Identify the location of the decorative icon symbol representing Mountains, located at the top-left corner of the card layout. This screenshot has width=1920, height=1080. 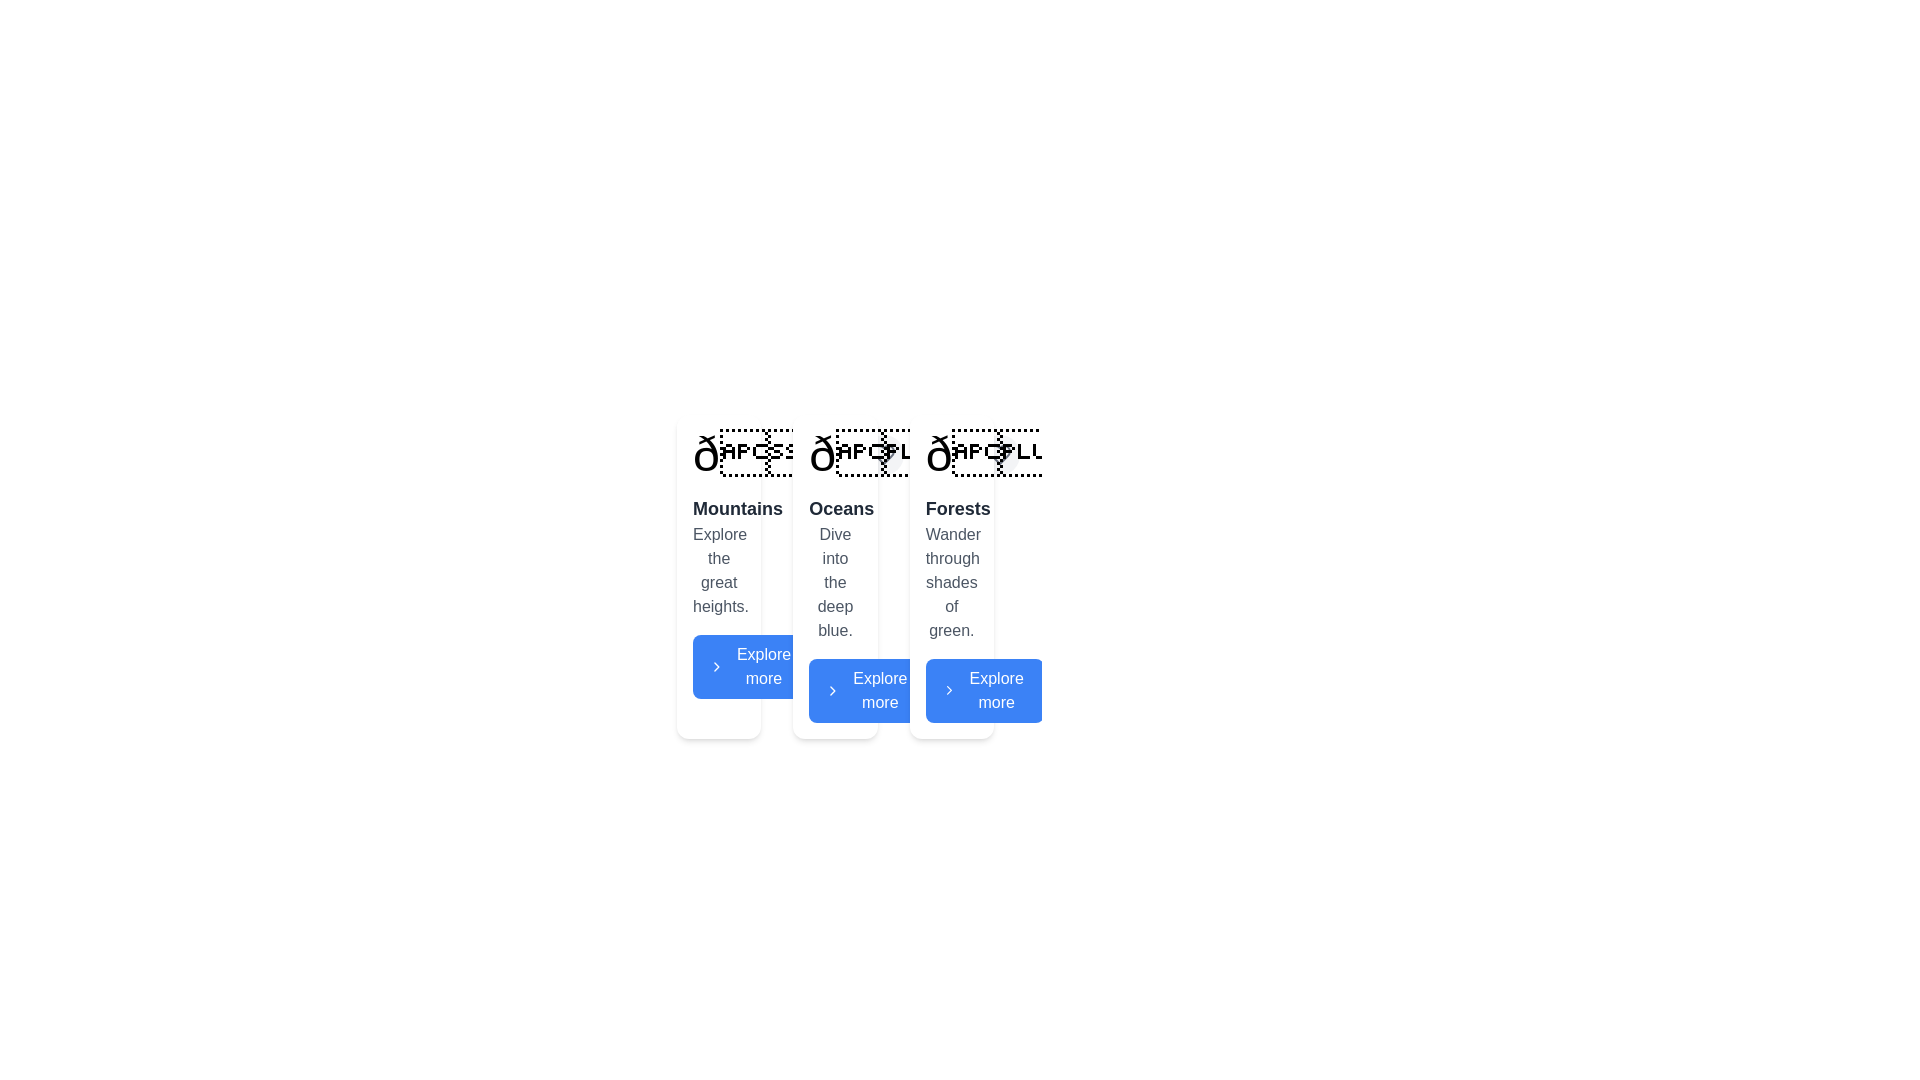
(719, 455).